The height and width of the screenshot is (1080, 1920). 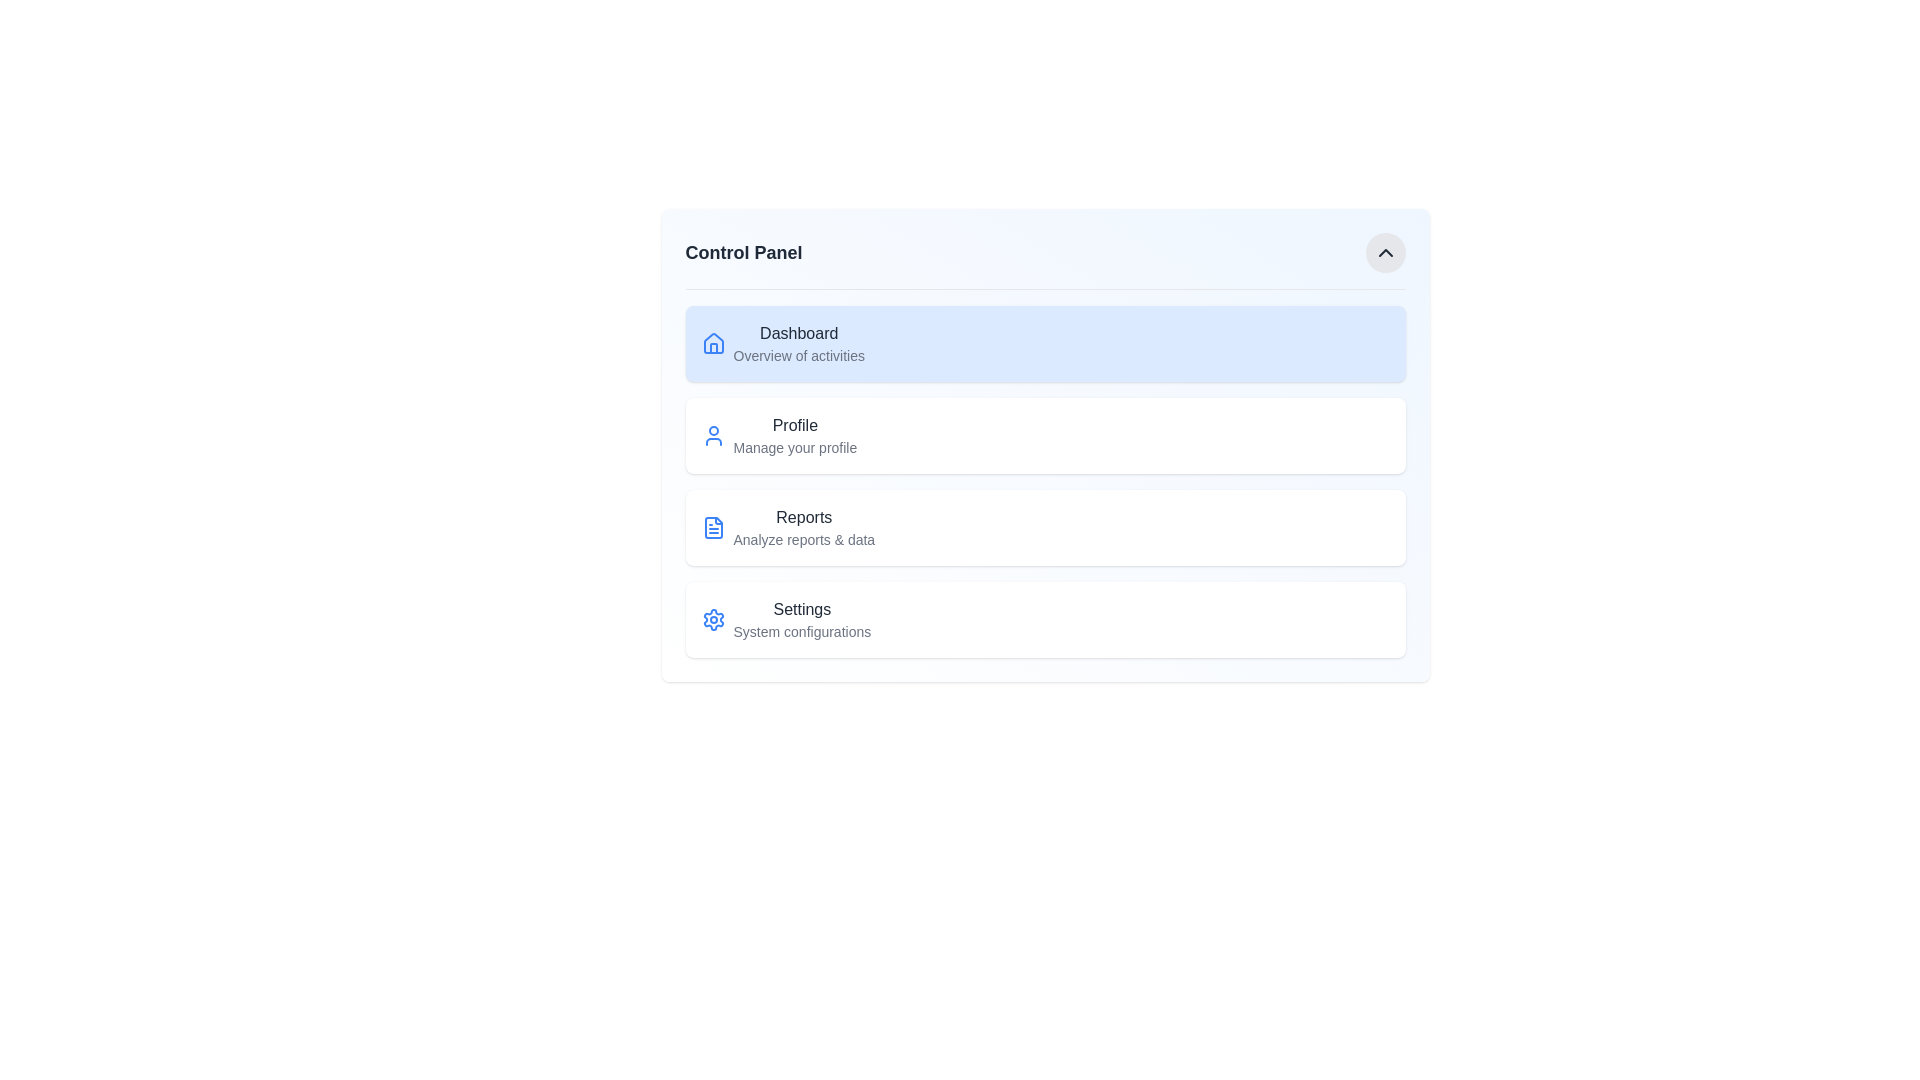 What do you see at coordinates (802, 608) in the screenshot?
I see `the 'Settings' text label, which is the fourth item in a vertical list of menu options` at bounding box center [802, 608].